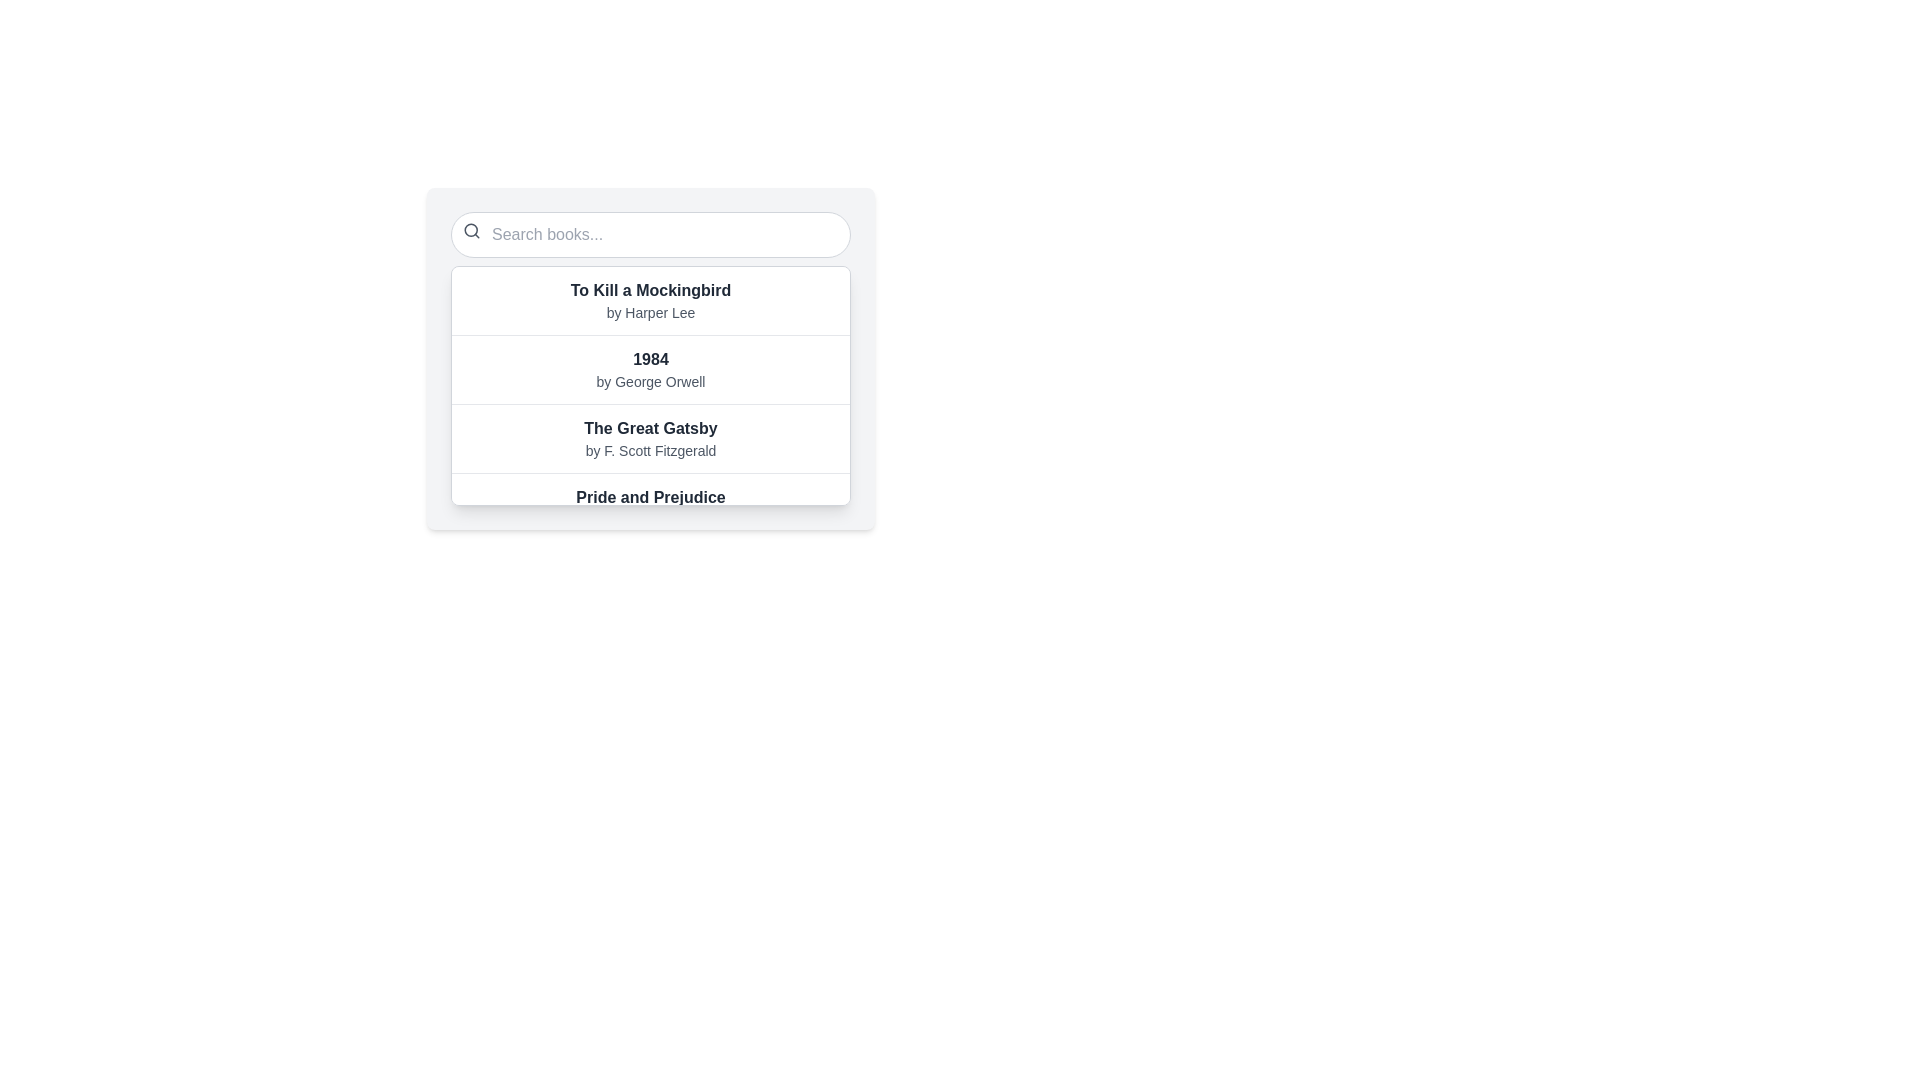  Describe the element at coordinates (470, 230) in the screenshot. I see `the magnifying glass icon, which is styled with a circular outline and a diagonal line, located on the left side of the search bar near the placeholder text 'Search books...'` at that location.